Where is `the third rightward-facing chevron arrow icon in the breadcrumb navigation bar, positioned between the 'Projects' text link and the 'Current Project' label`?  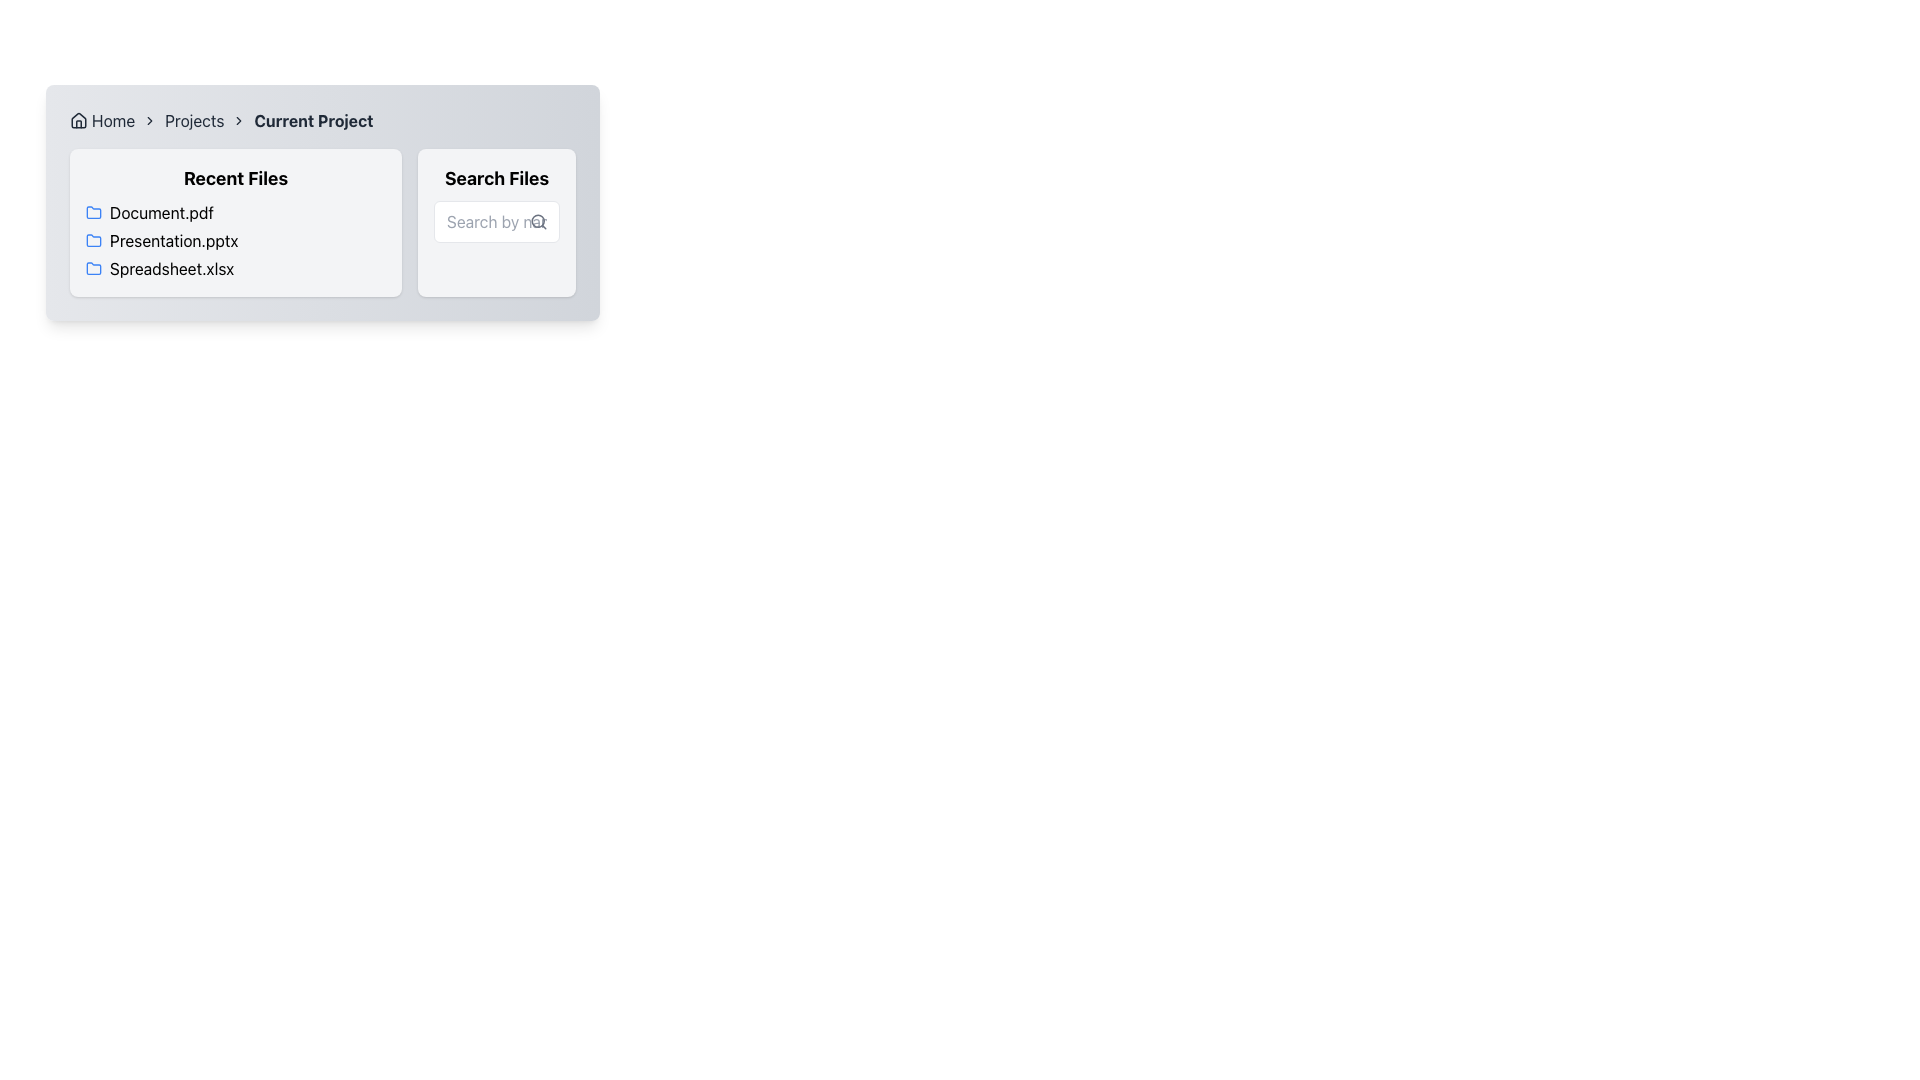
the third rightward-facing chevron arrow icon in the breadcrumb navigation bar, positioned between the 'Projects' text link and the 'Current Project' label is located at coordinates (239, 120).